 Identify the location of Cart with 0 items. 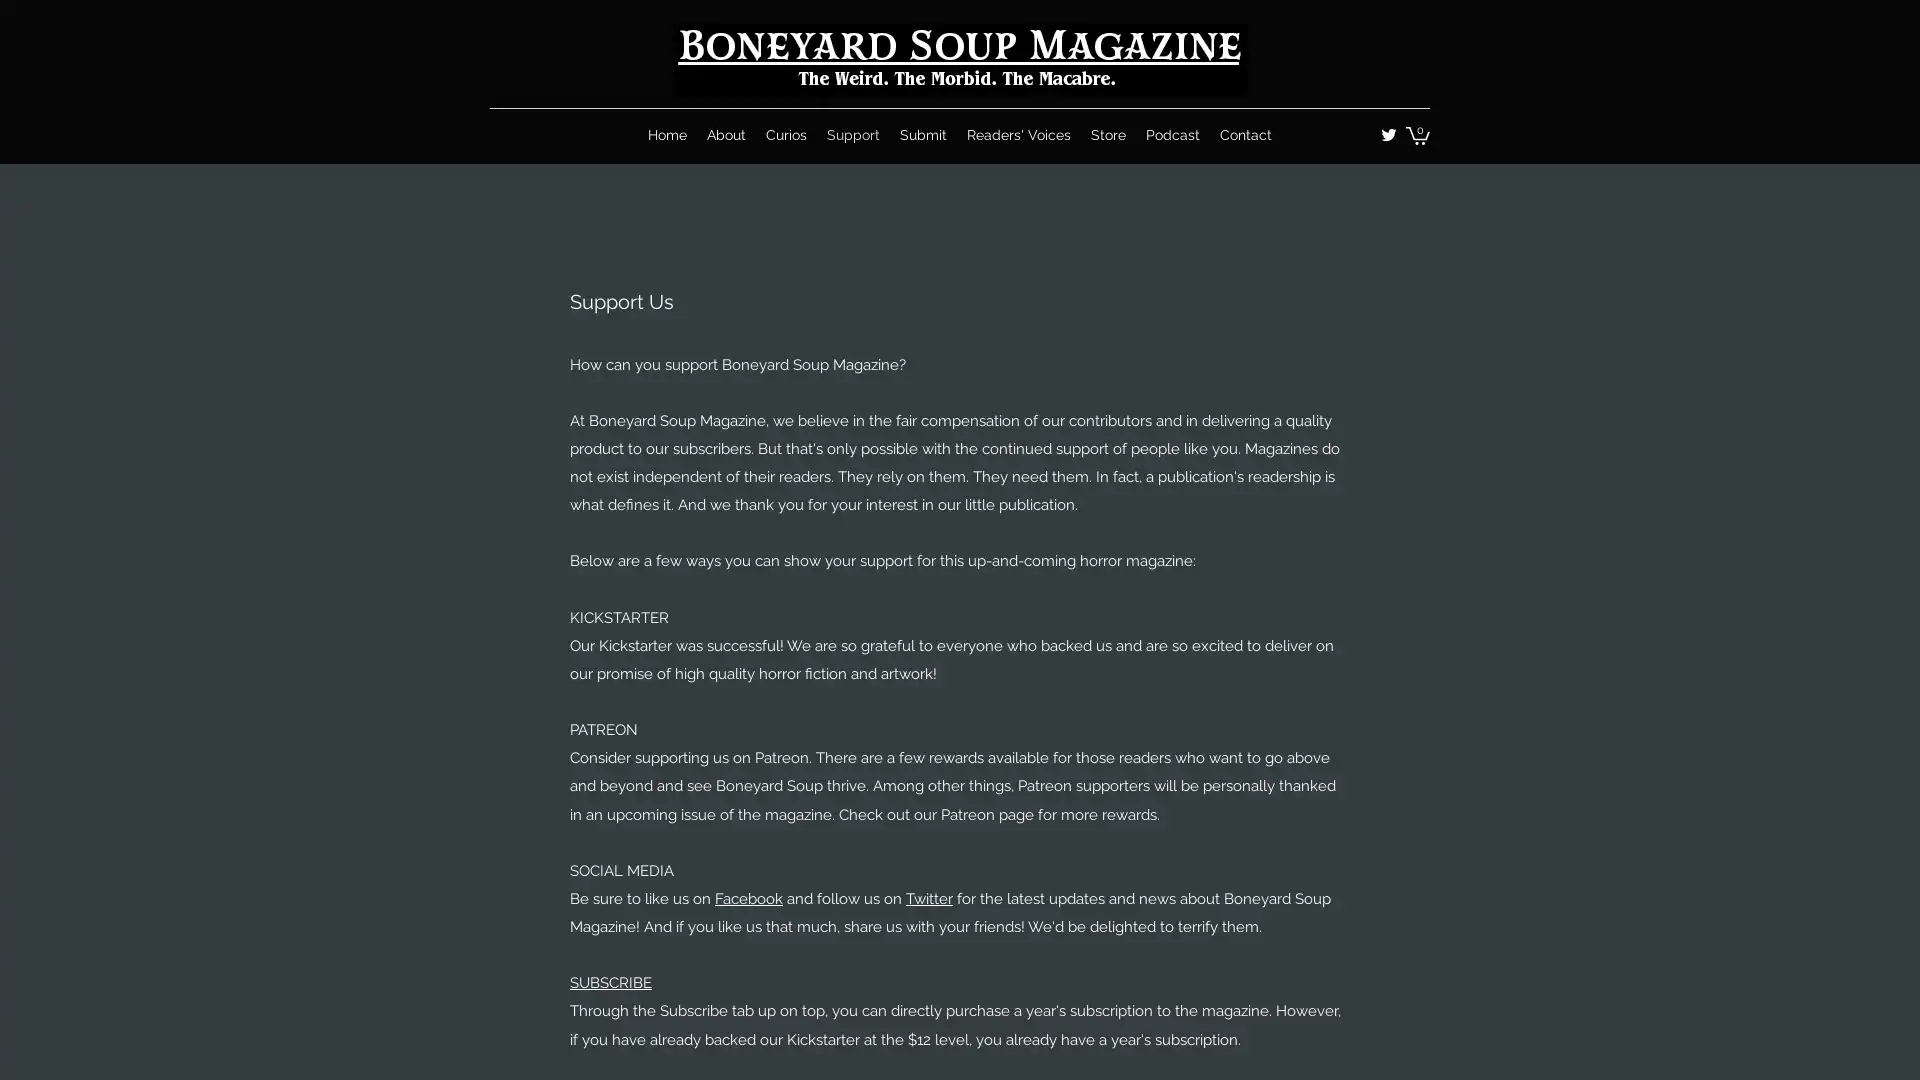
(1416, 135).